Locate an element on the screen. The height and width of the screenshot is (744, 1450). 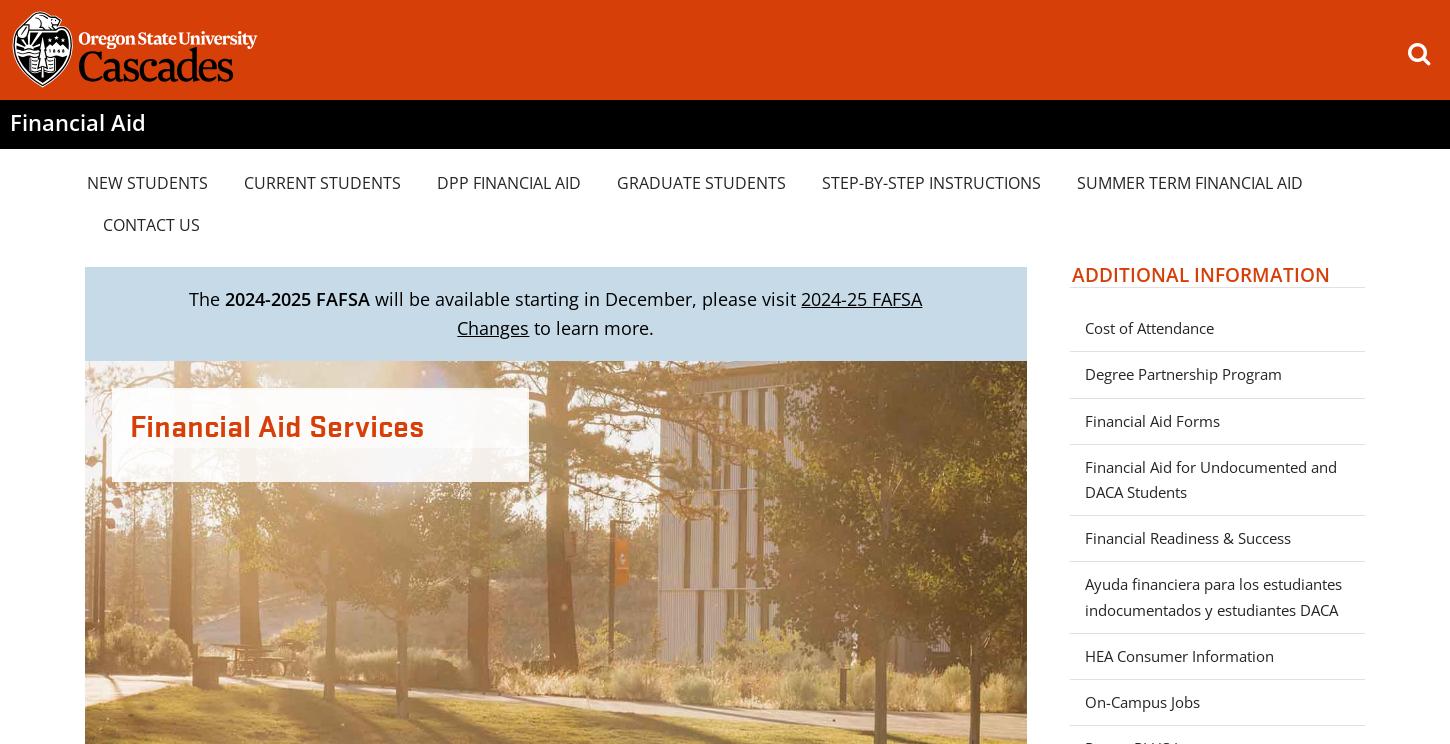
'will be available starting in December, please visit' is located at coordinates (585, 298).